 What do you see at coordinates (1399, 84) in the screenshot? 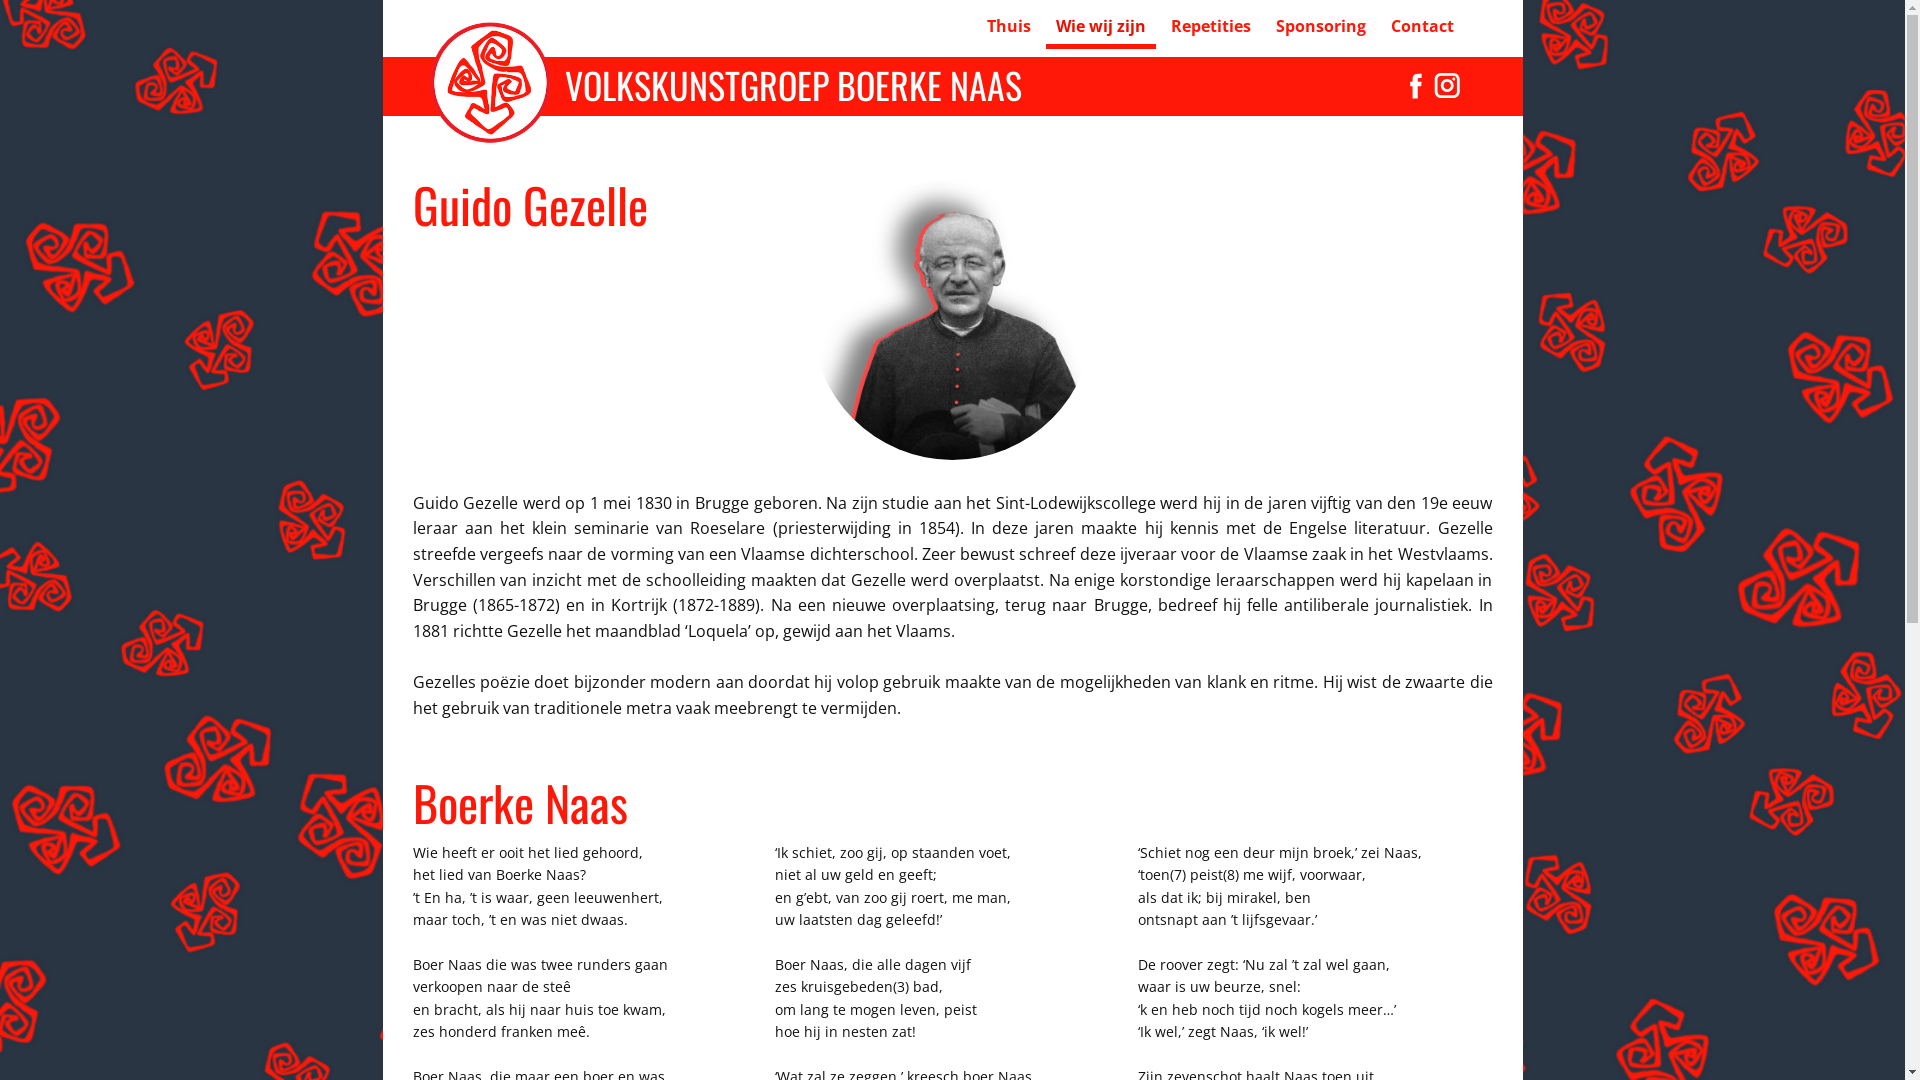
I see `'facebook'` at bounding box center [1399, 84].